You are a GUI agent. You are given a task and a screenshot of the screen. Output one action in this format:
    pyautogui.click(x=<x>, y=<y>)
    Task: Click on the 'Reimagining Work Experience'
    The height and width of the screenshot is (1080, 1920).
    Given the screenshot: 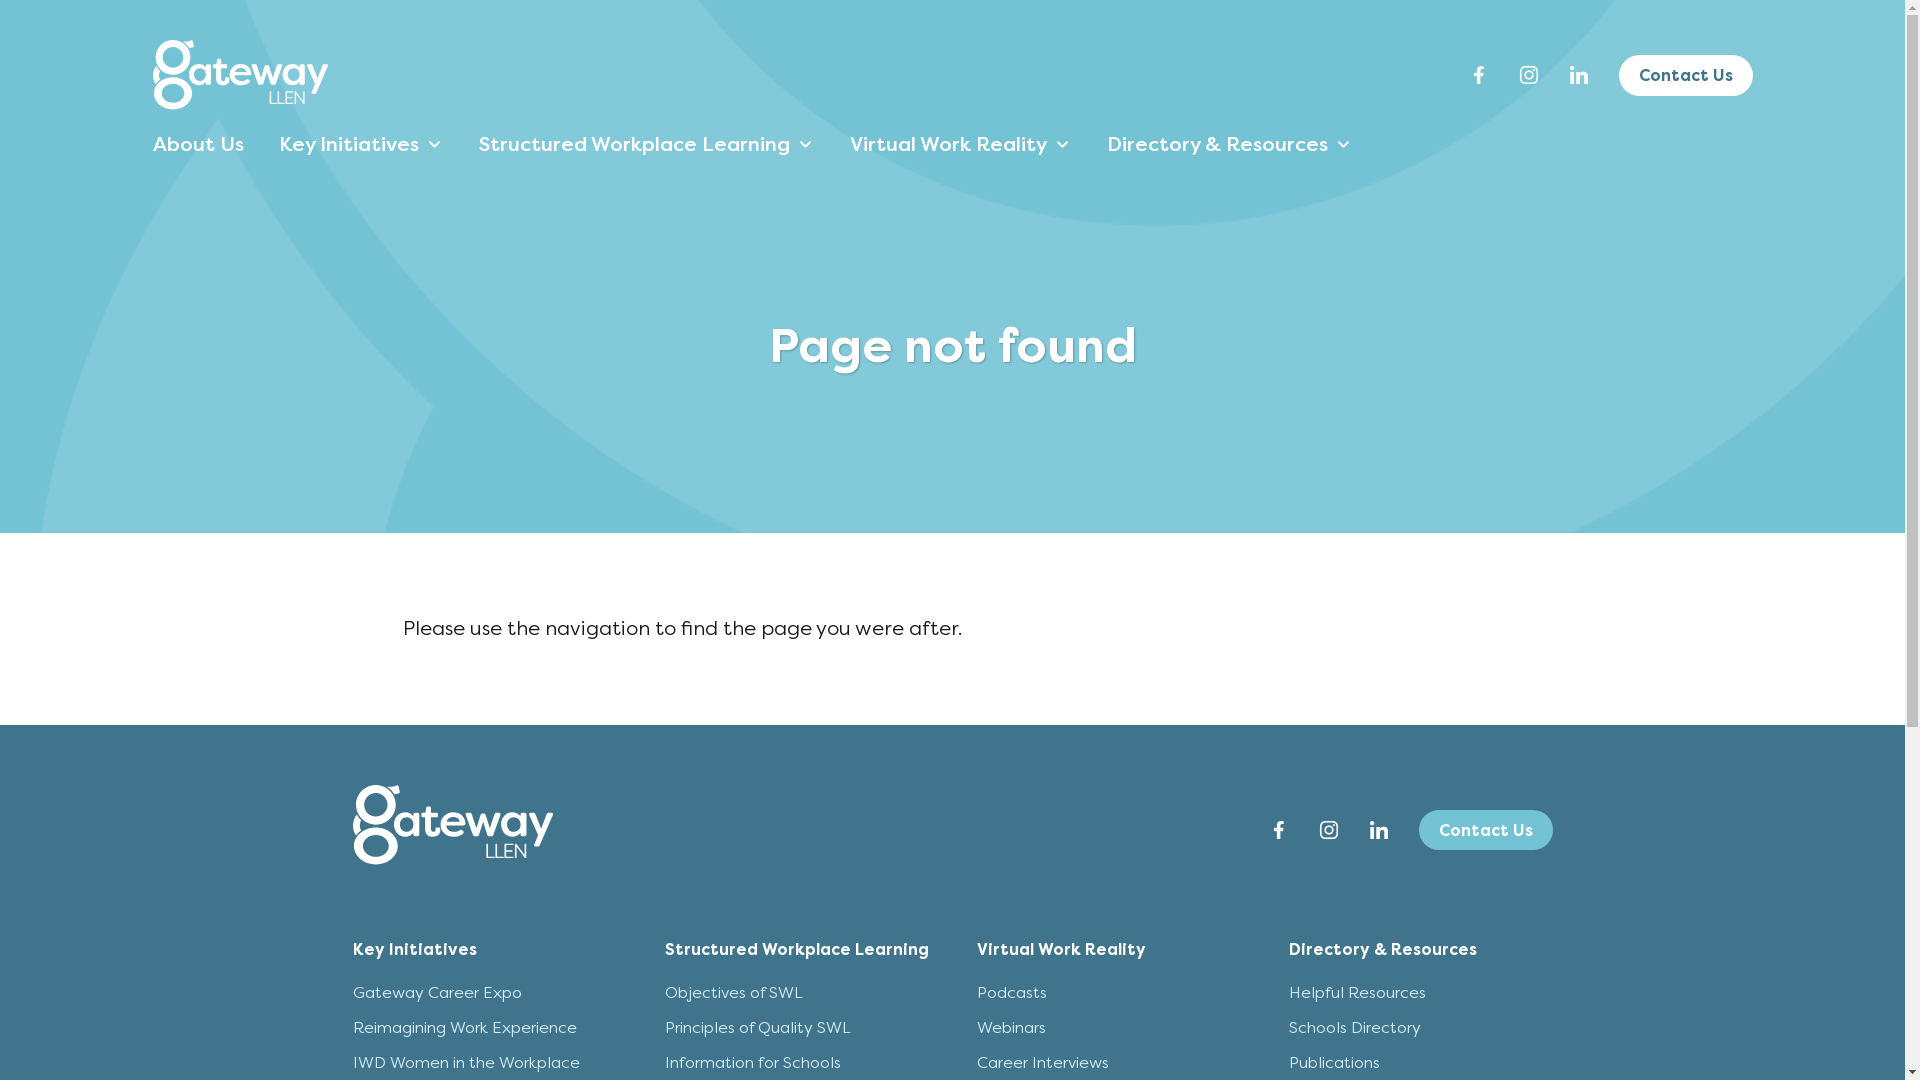 What is the action you would take?
    pyautogui.click(x=463, y=1027)
    